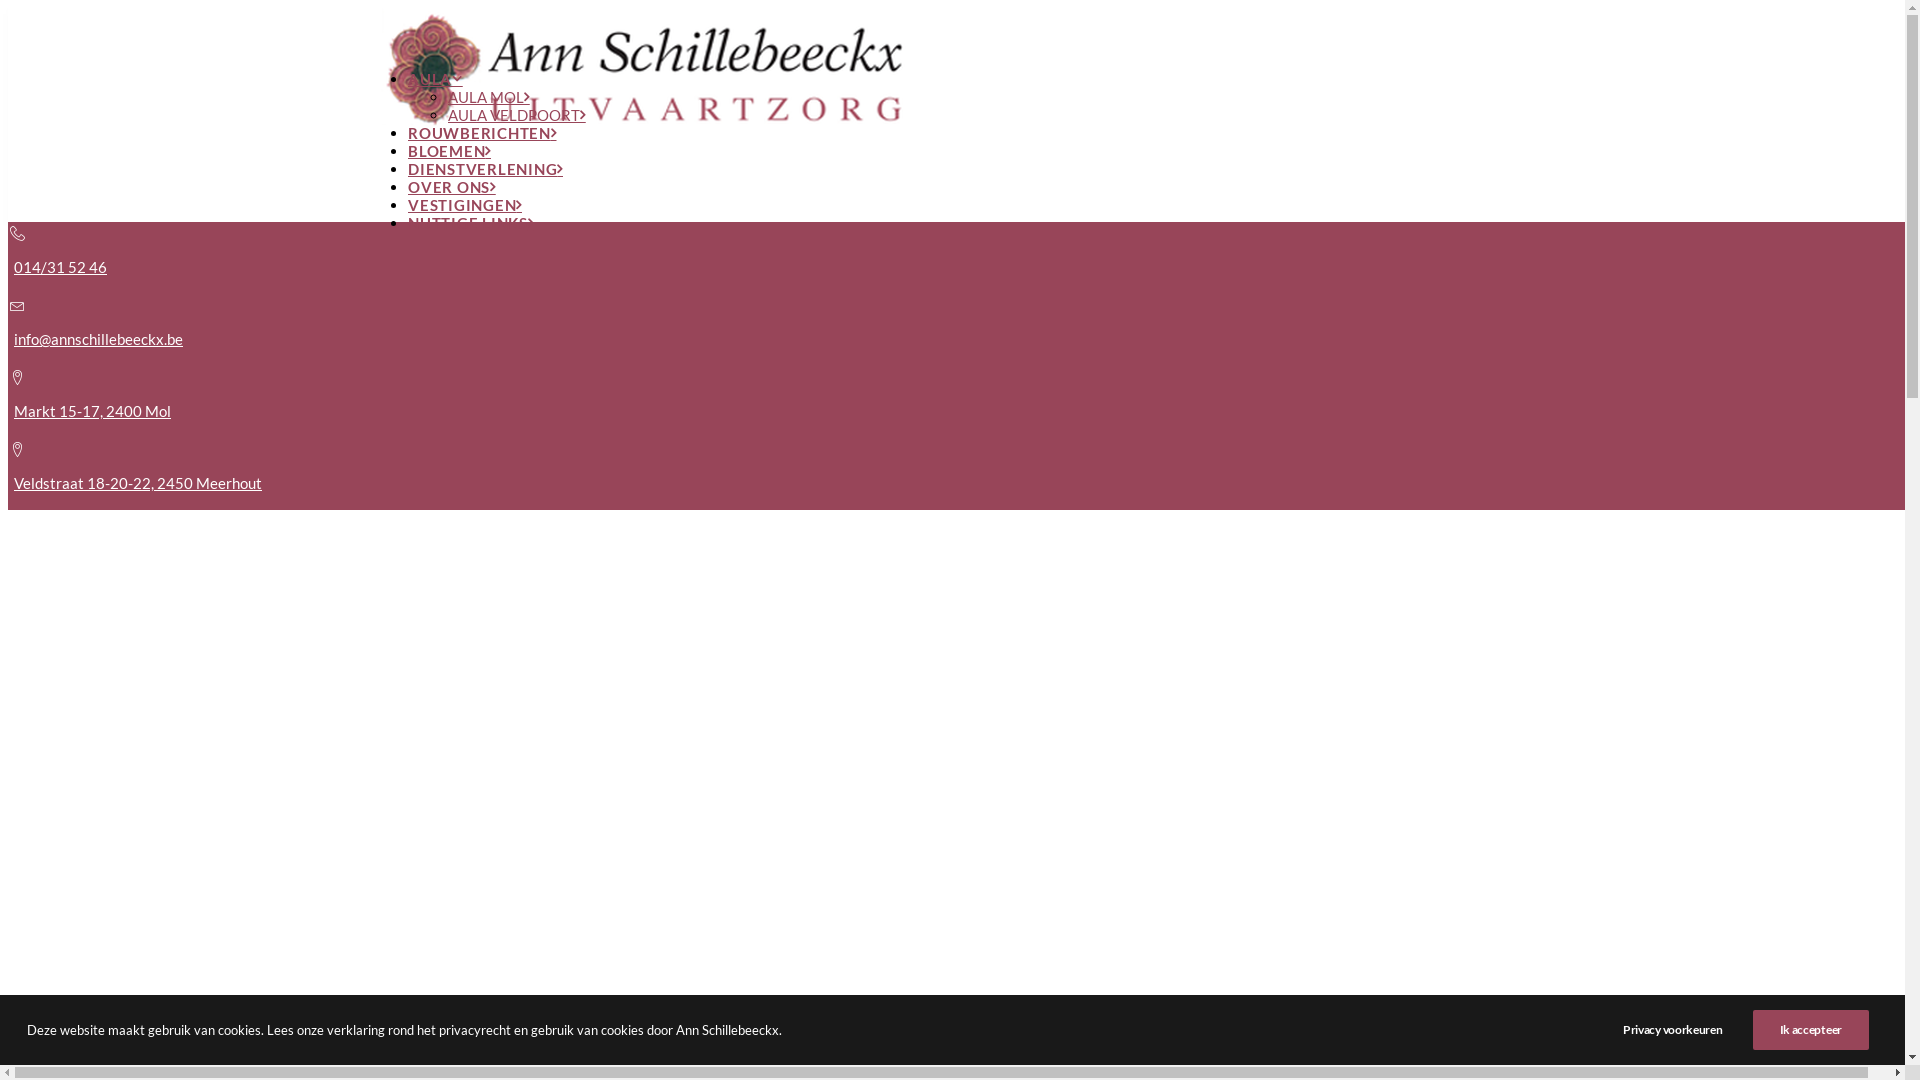 The image size is (1920, 1080). Describe the element at coordinates (1751, 1029) in the screenshot. I see `'Ik accepteer'` at that location.